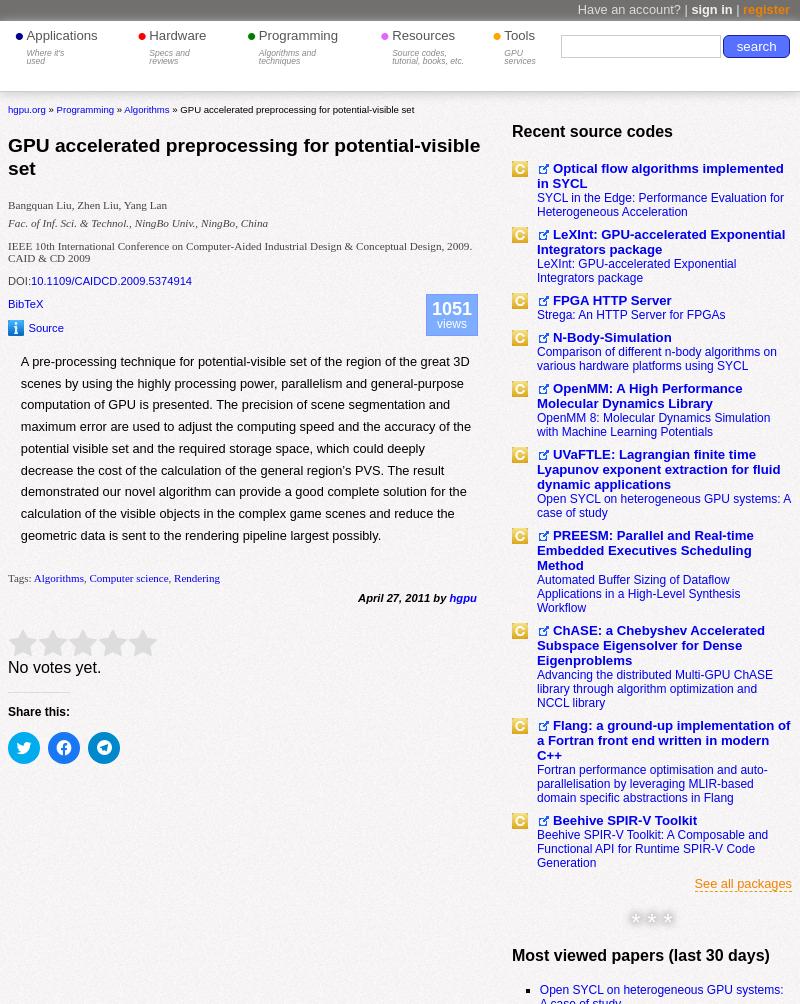  I want to click on 'Recent source codes', so click(591, 129).